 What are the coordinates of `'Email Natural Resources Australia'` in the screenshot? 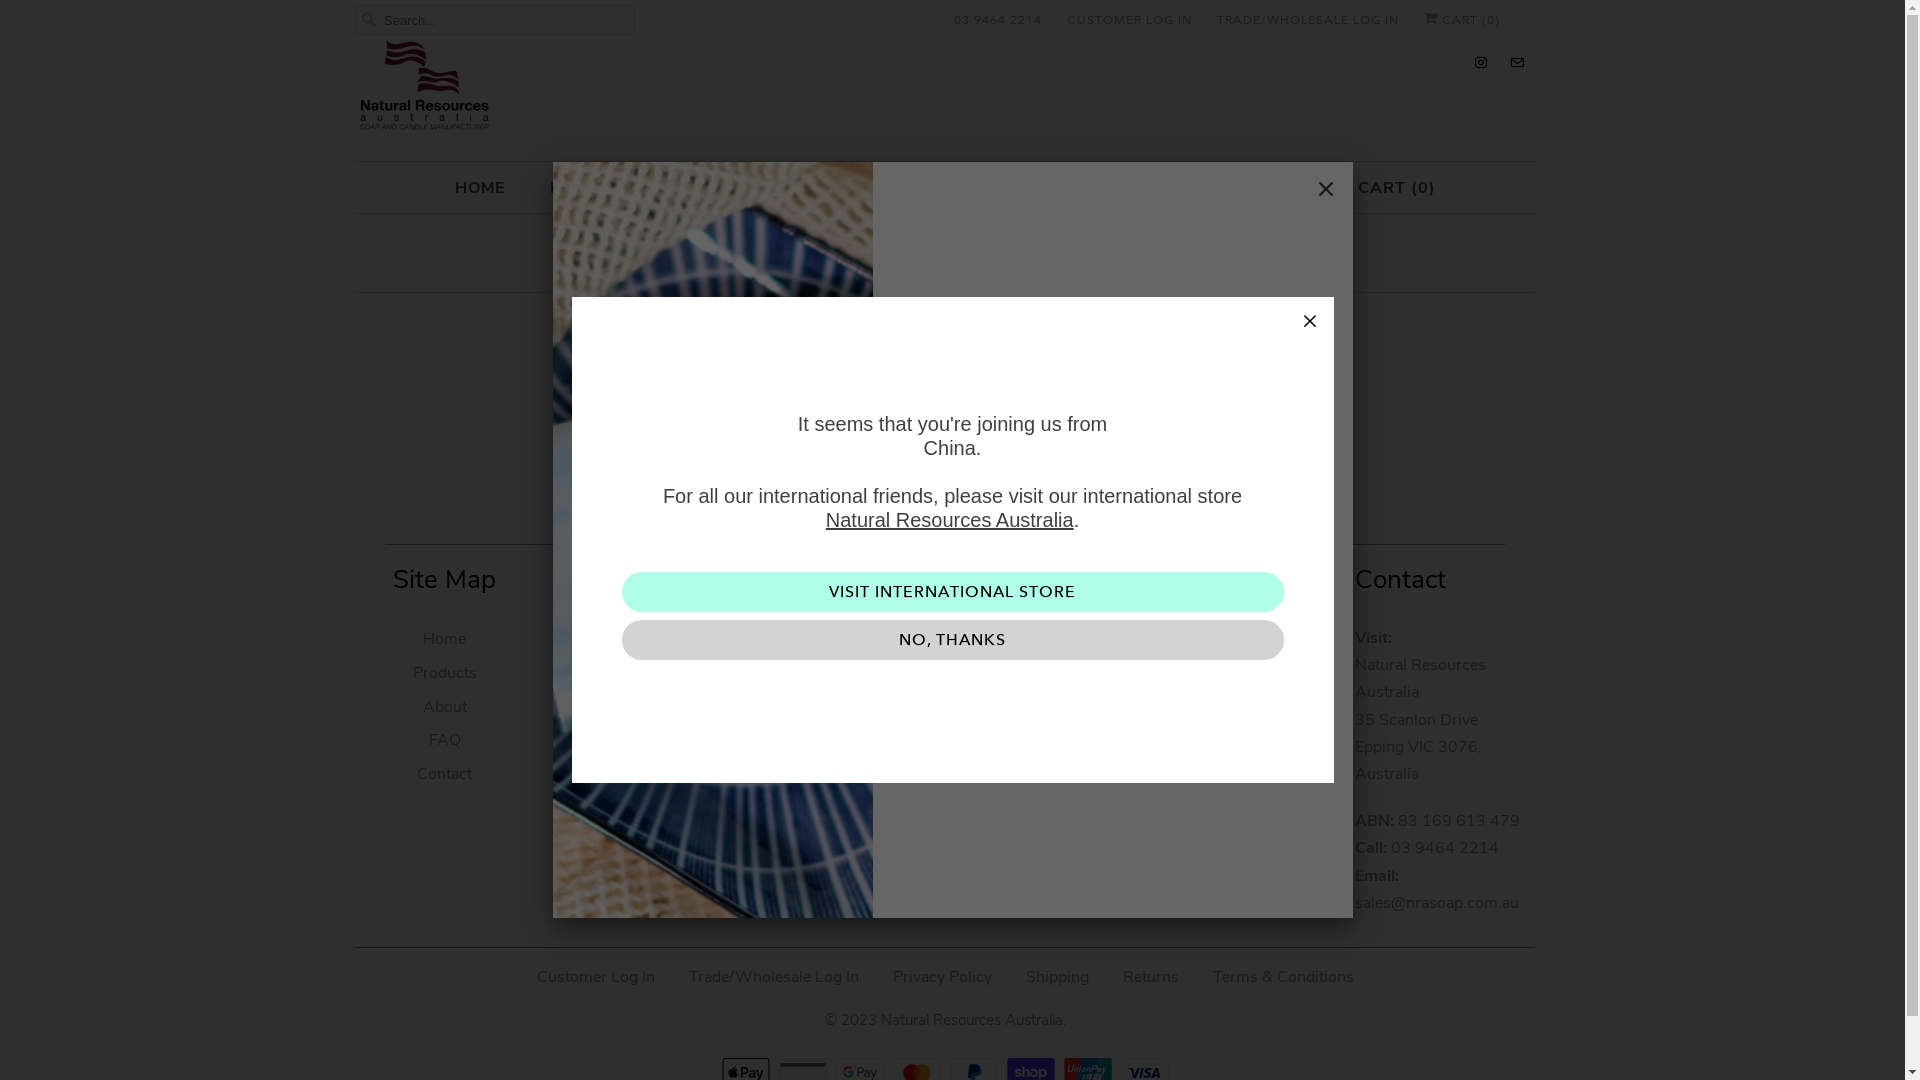 It's located at (1503, 61).